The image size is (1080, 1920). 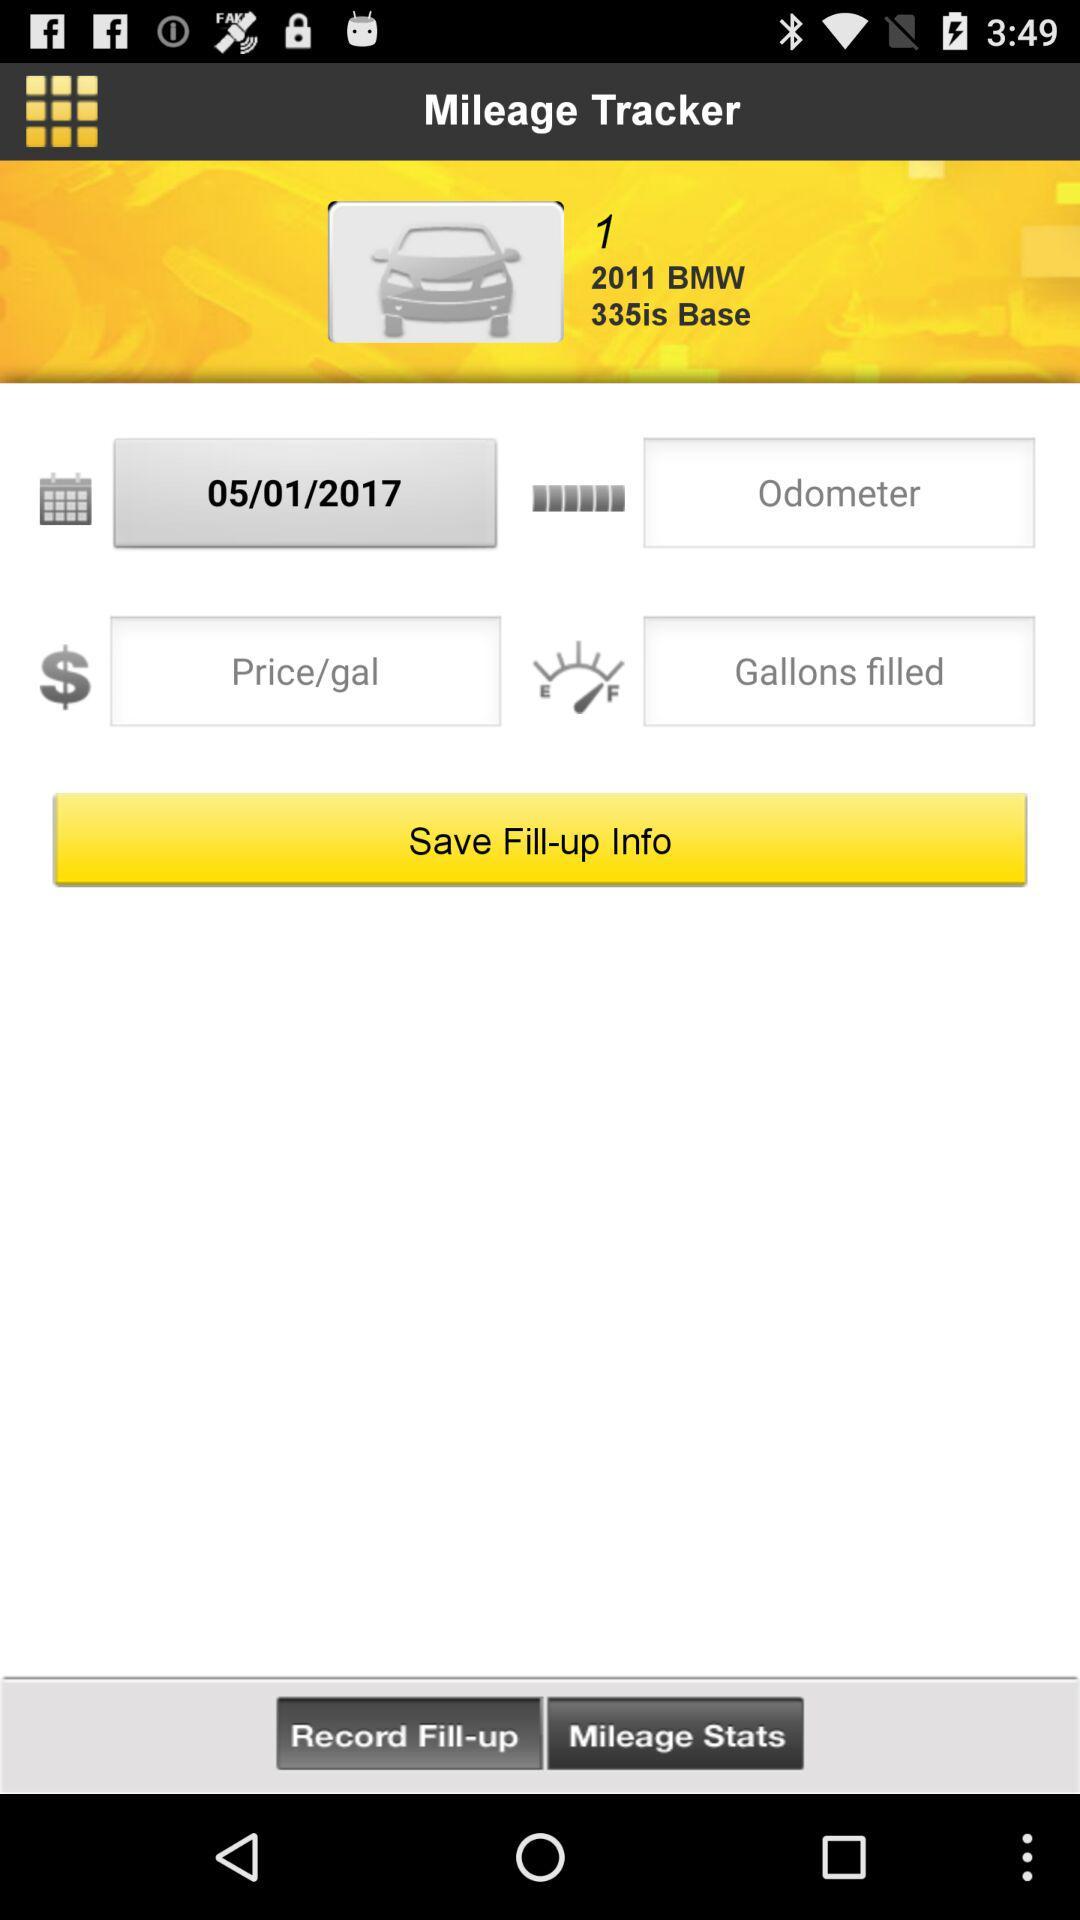 I want to click on main menu, so click(x=60, y=110).